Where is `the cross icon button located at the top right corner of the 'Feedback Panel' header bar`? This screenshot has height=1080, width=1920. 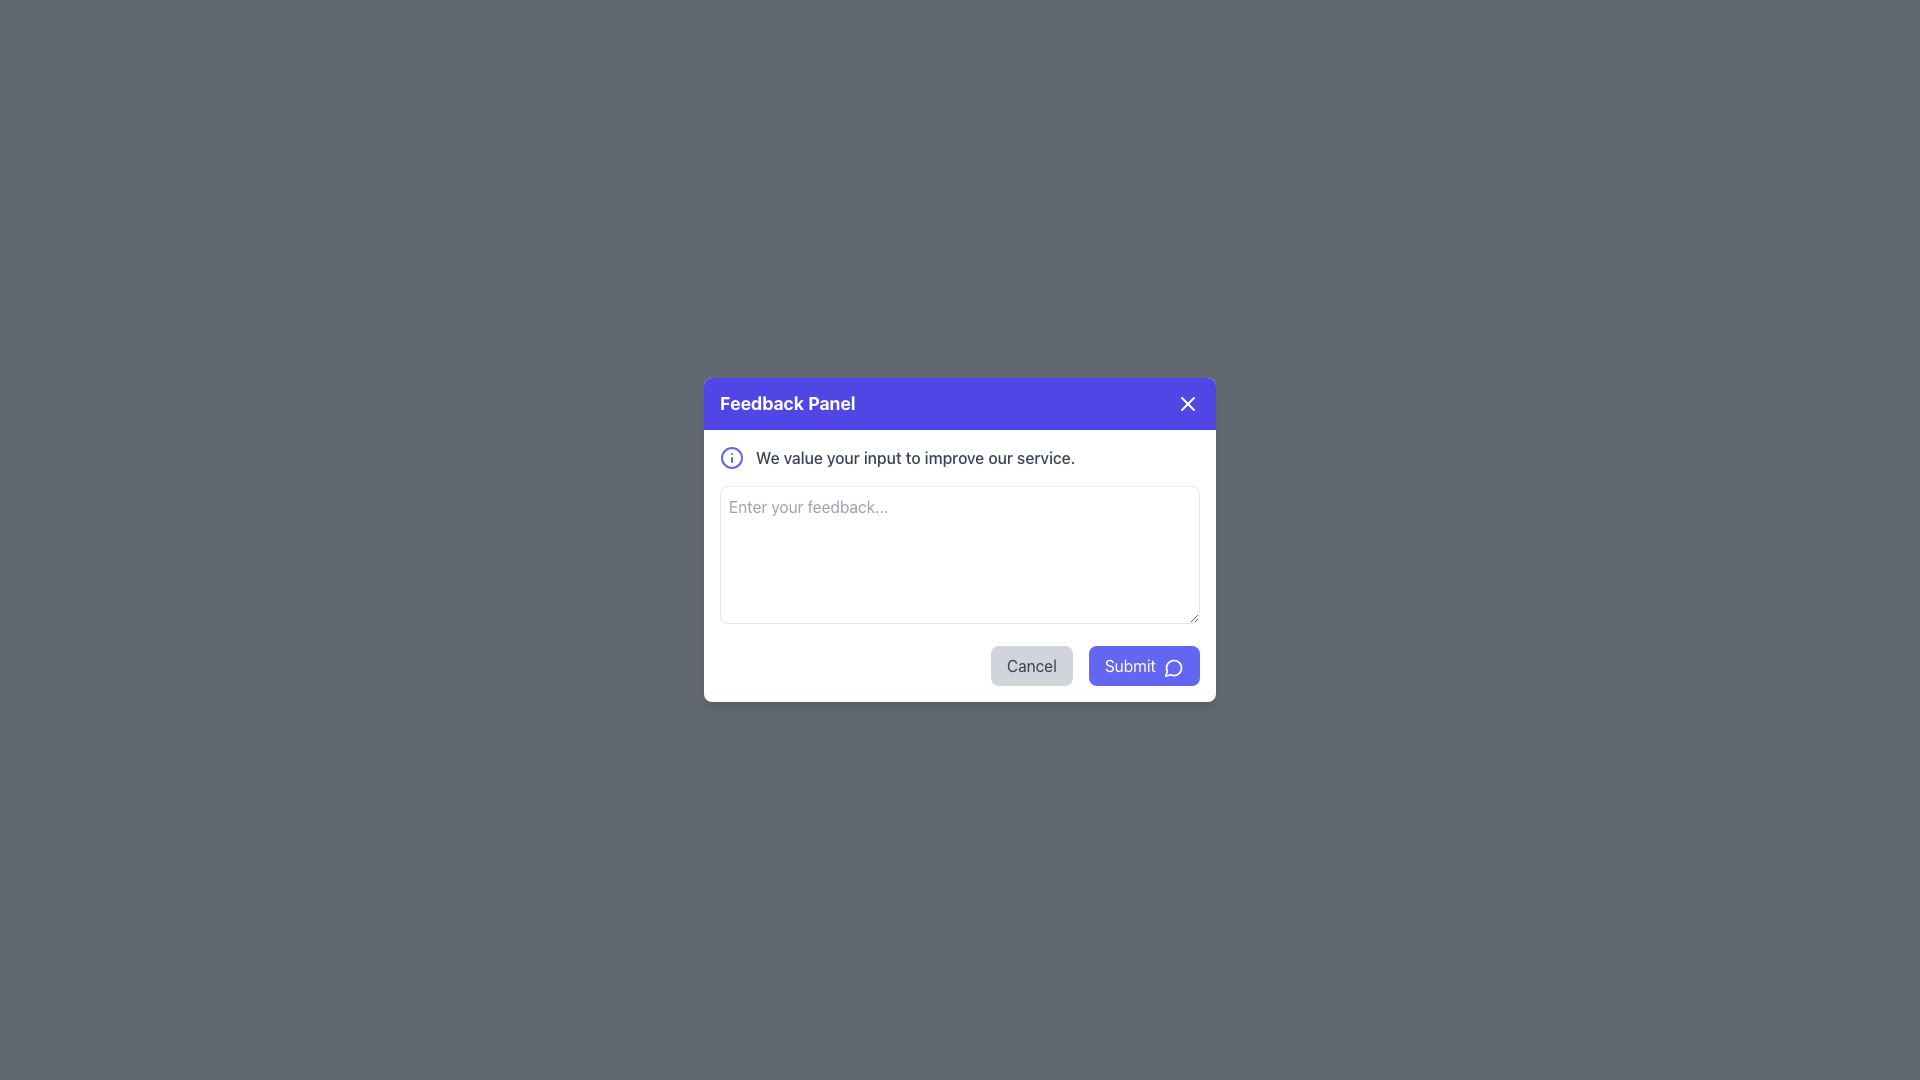
the cross icon button located at the top right corner of the 'Feedback Panel' header bar is located at coordinates (1188, 404).